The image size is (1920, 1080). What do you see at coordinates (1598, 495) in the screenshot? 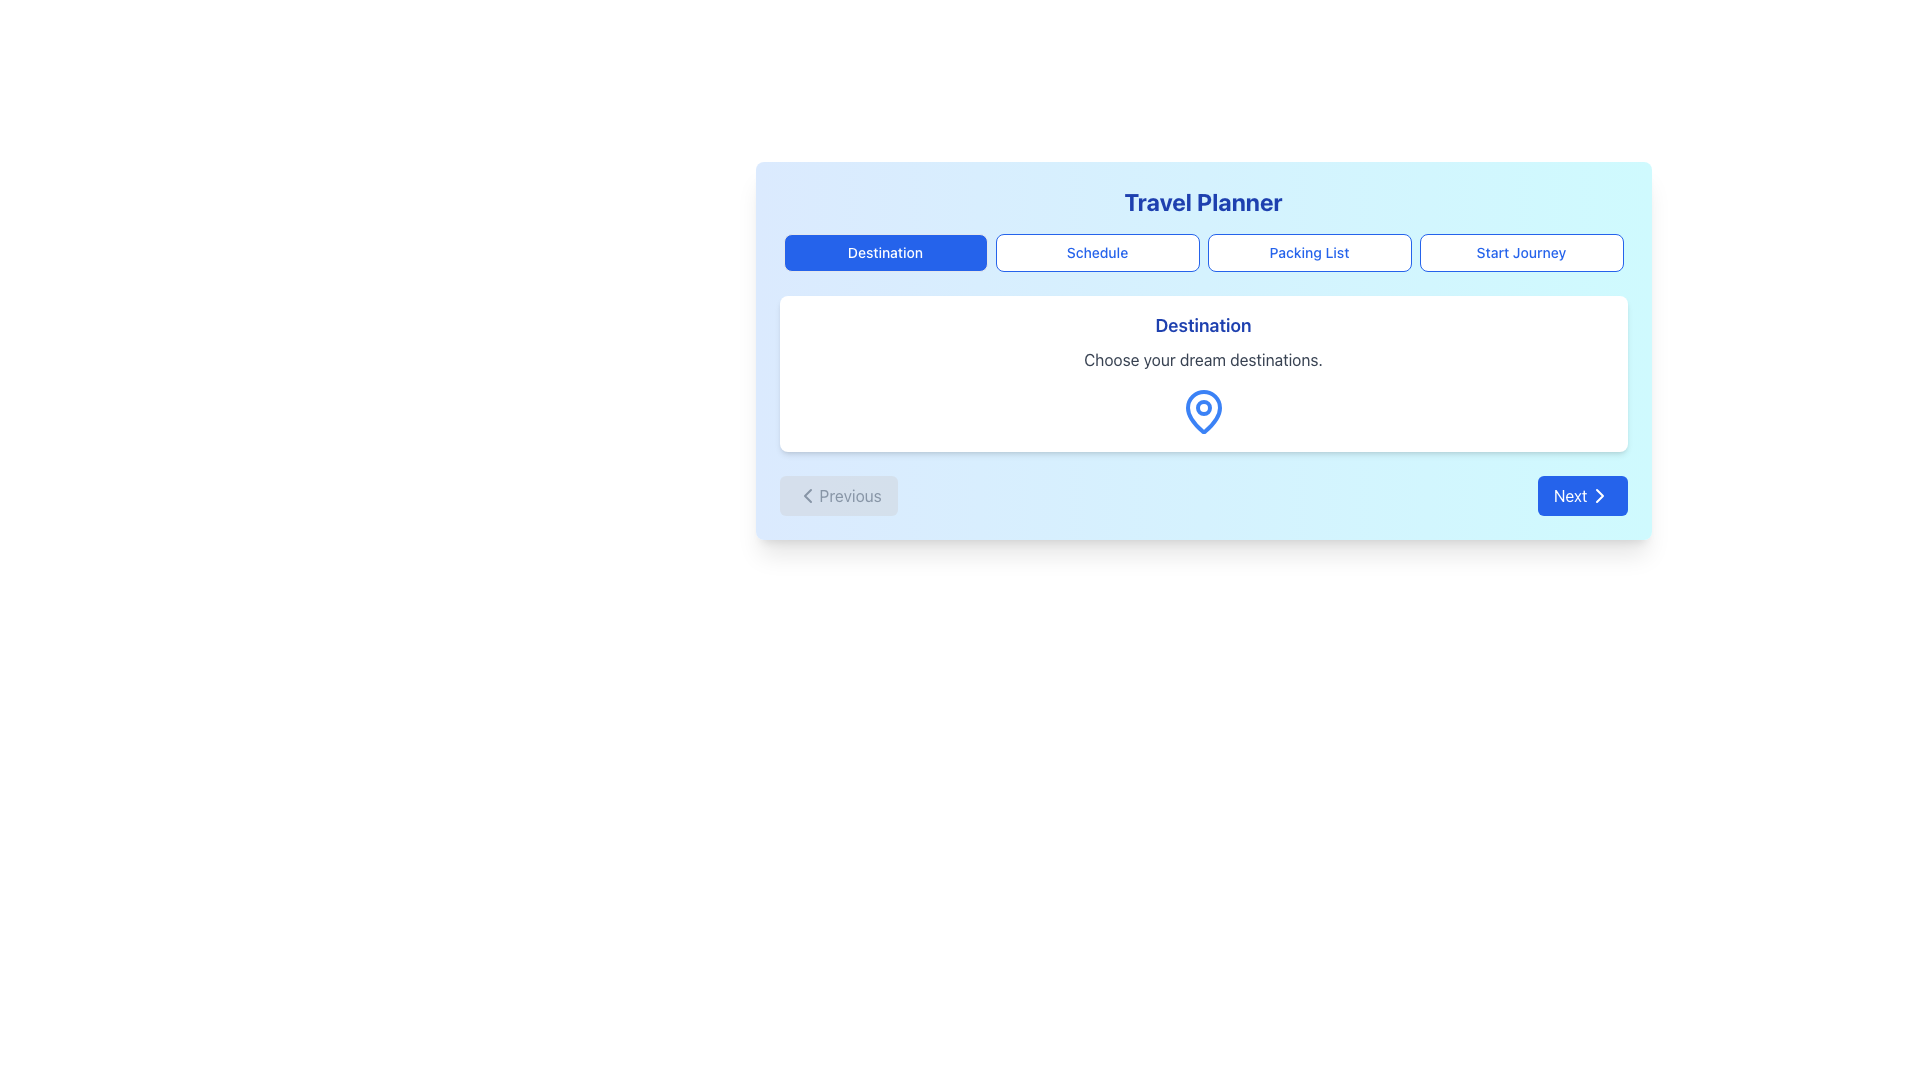
I see `the chevron icon located at the far right of the 'Next' button` at bounding box center [1598, 495].